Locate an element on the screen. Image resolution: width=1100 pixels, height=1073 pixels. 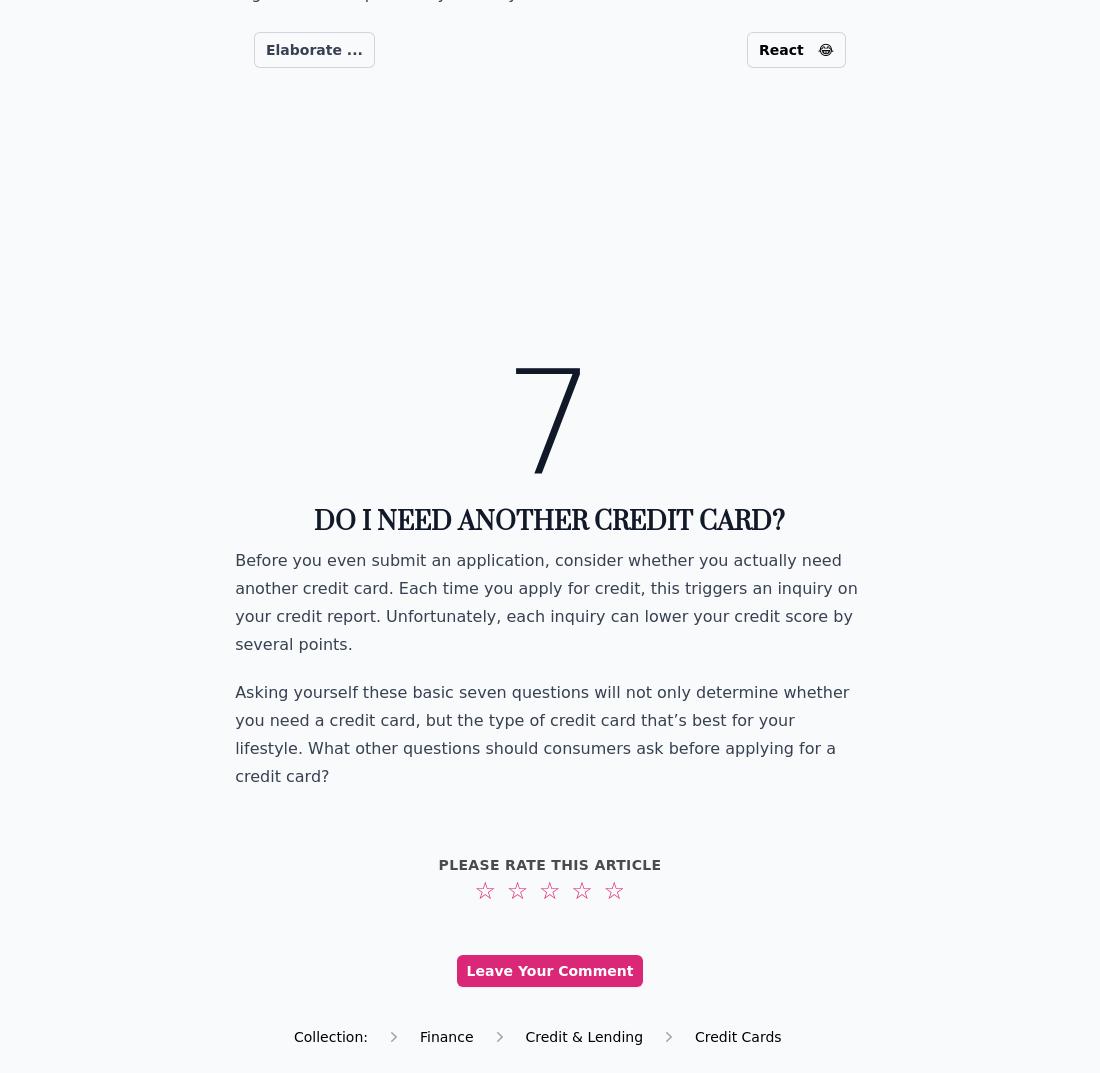
'Please rate this article' is located at coordinates (549, 864).